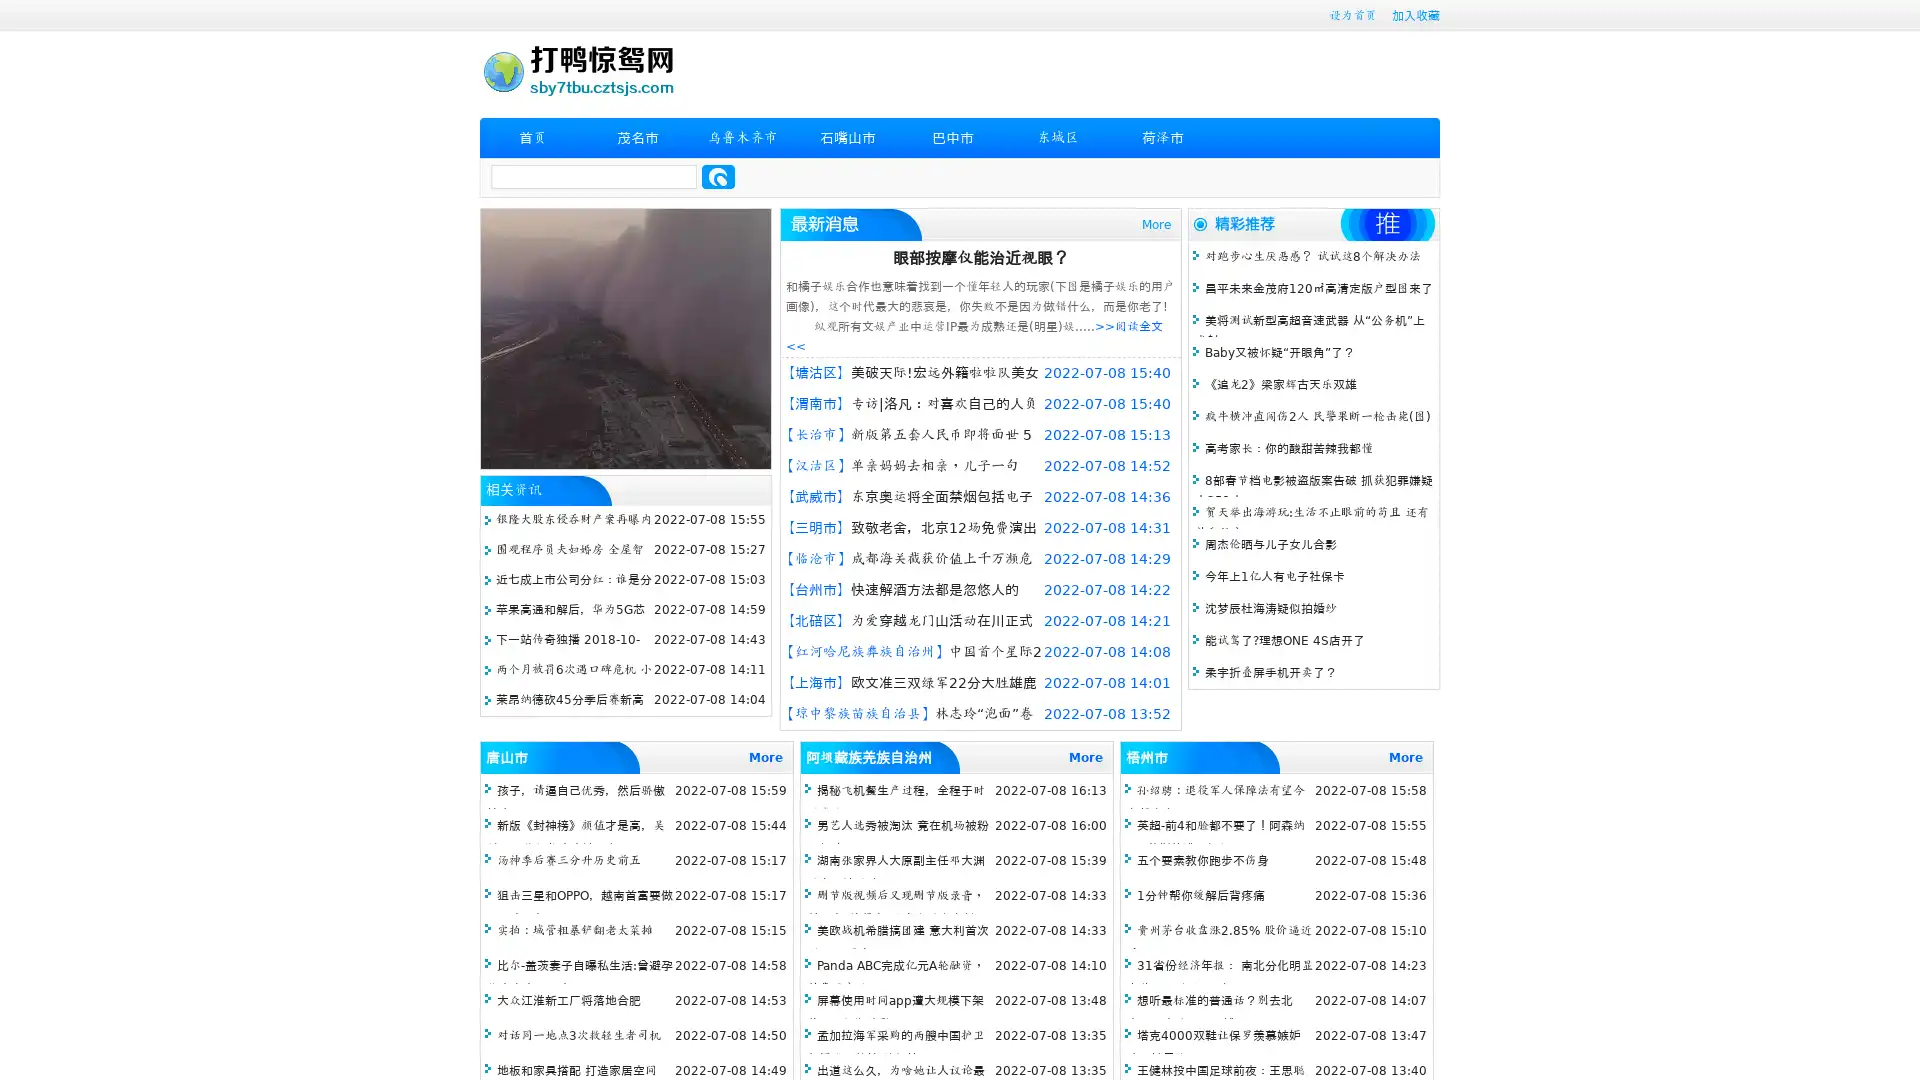 The height and width of the screenshot is (1080, 1920). I want to click on Search, so click(718, 176).